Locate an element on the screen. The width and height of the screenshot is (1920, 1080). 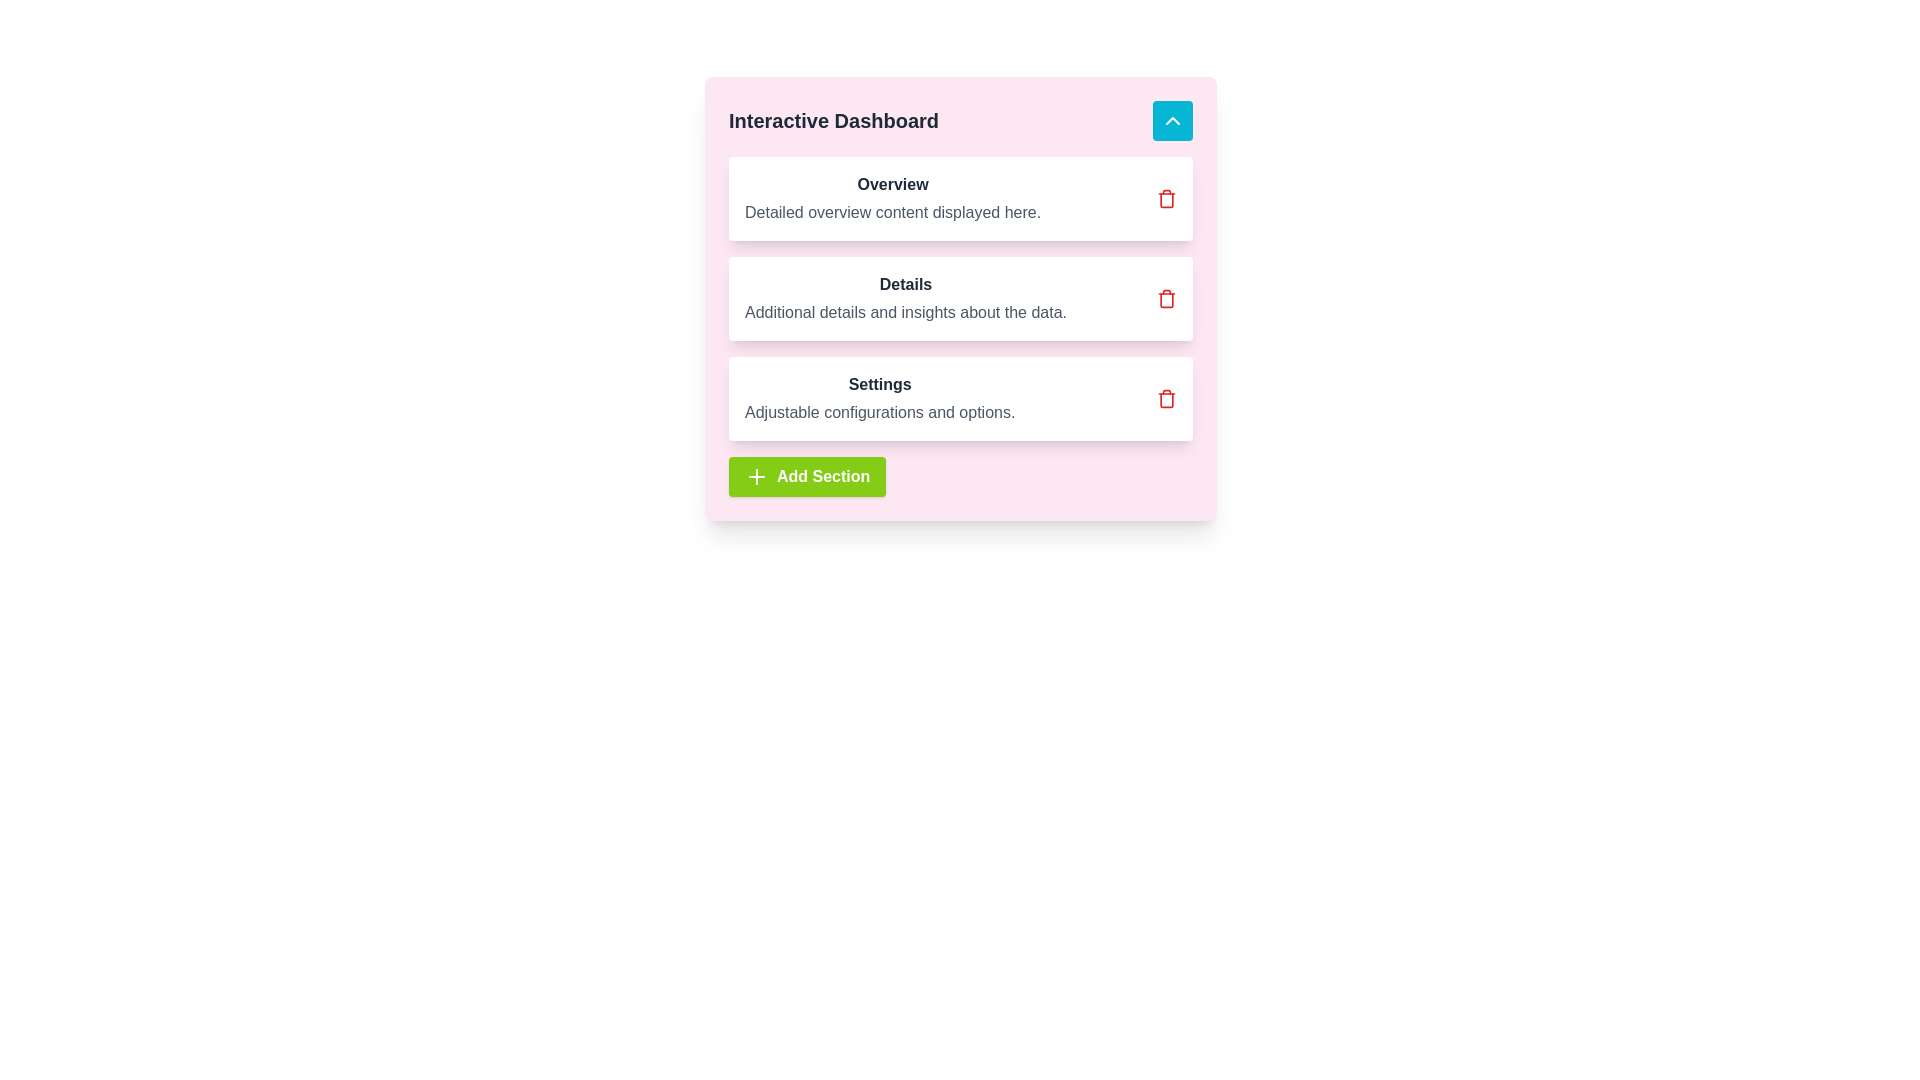
the icon button located at the far-right end of the 'Overview' panel is located at coordinates (1166, 199).